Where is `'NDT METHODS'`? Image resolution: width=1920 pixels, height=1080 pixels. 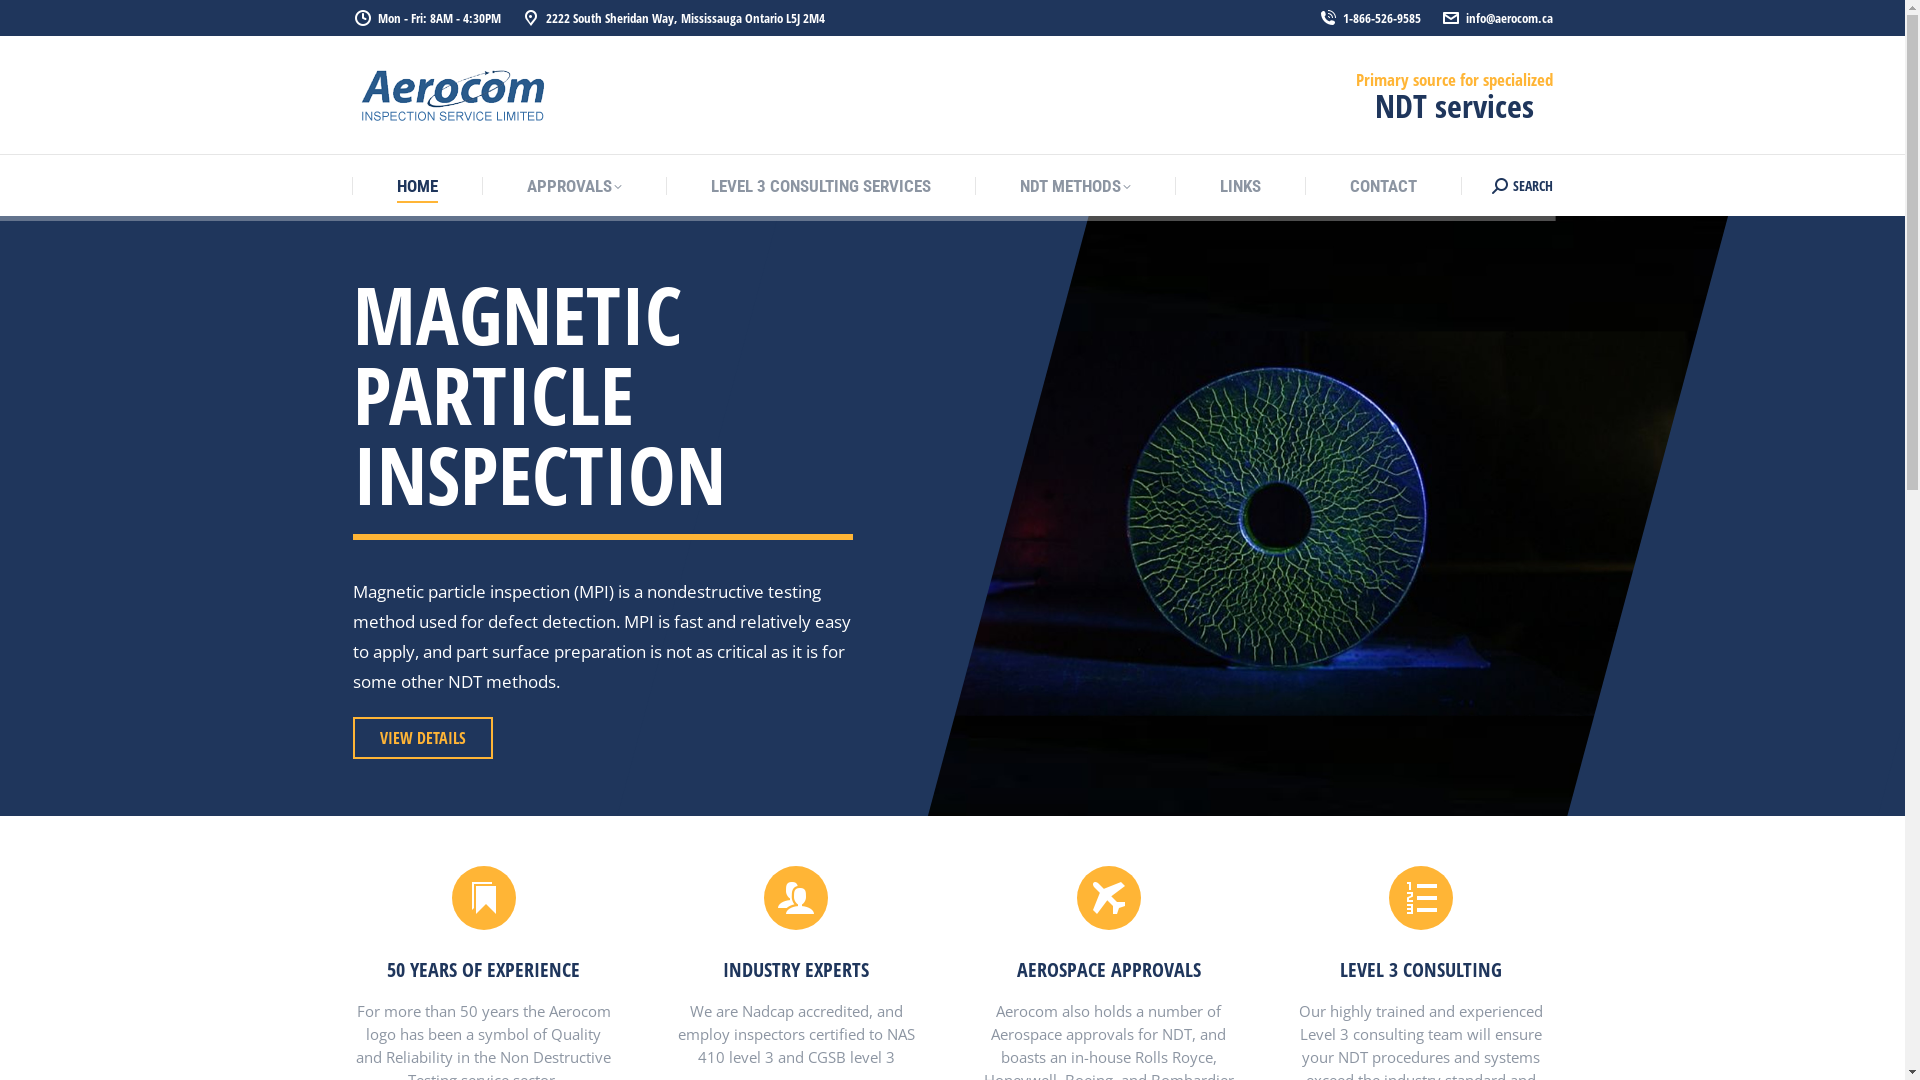
'NDT METHODS' is located at coordinates (1019, 186).